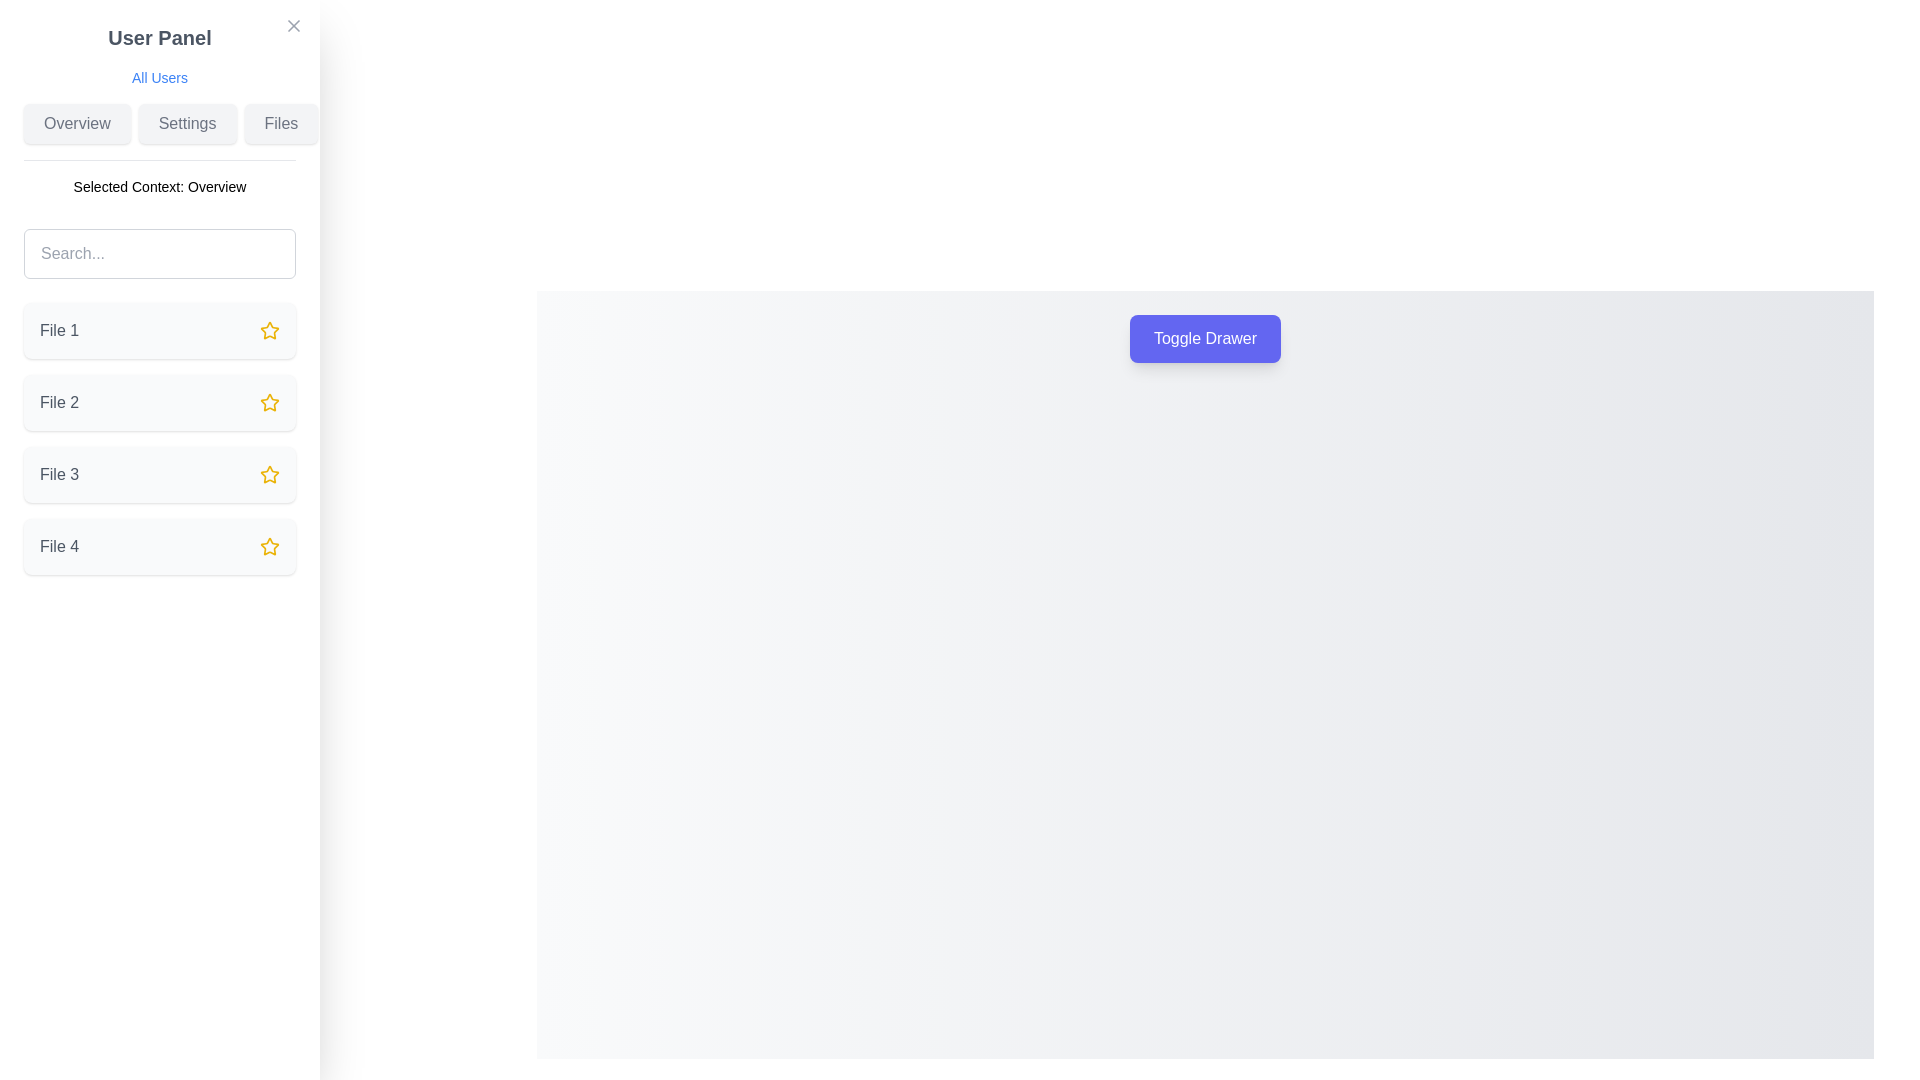  What do you see at coordinates (158, 186) in the screenshot?
I see `the text label displaying 'Selected Context: Overview', which is positioned within the 'User Panel' below the buttons and above the search bar` at bounding box center [158, 186].